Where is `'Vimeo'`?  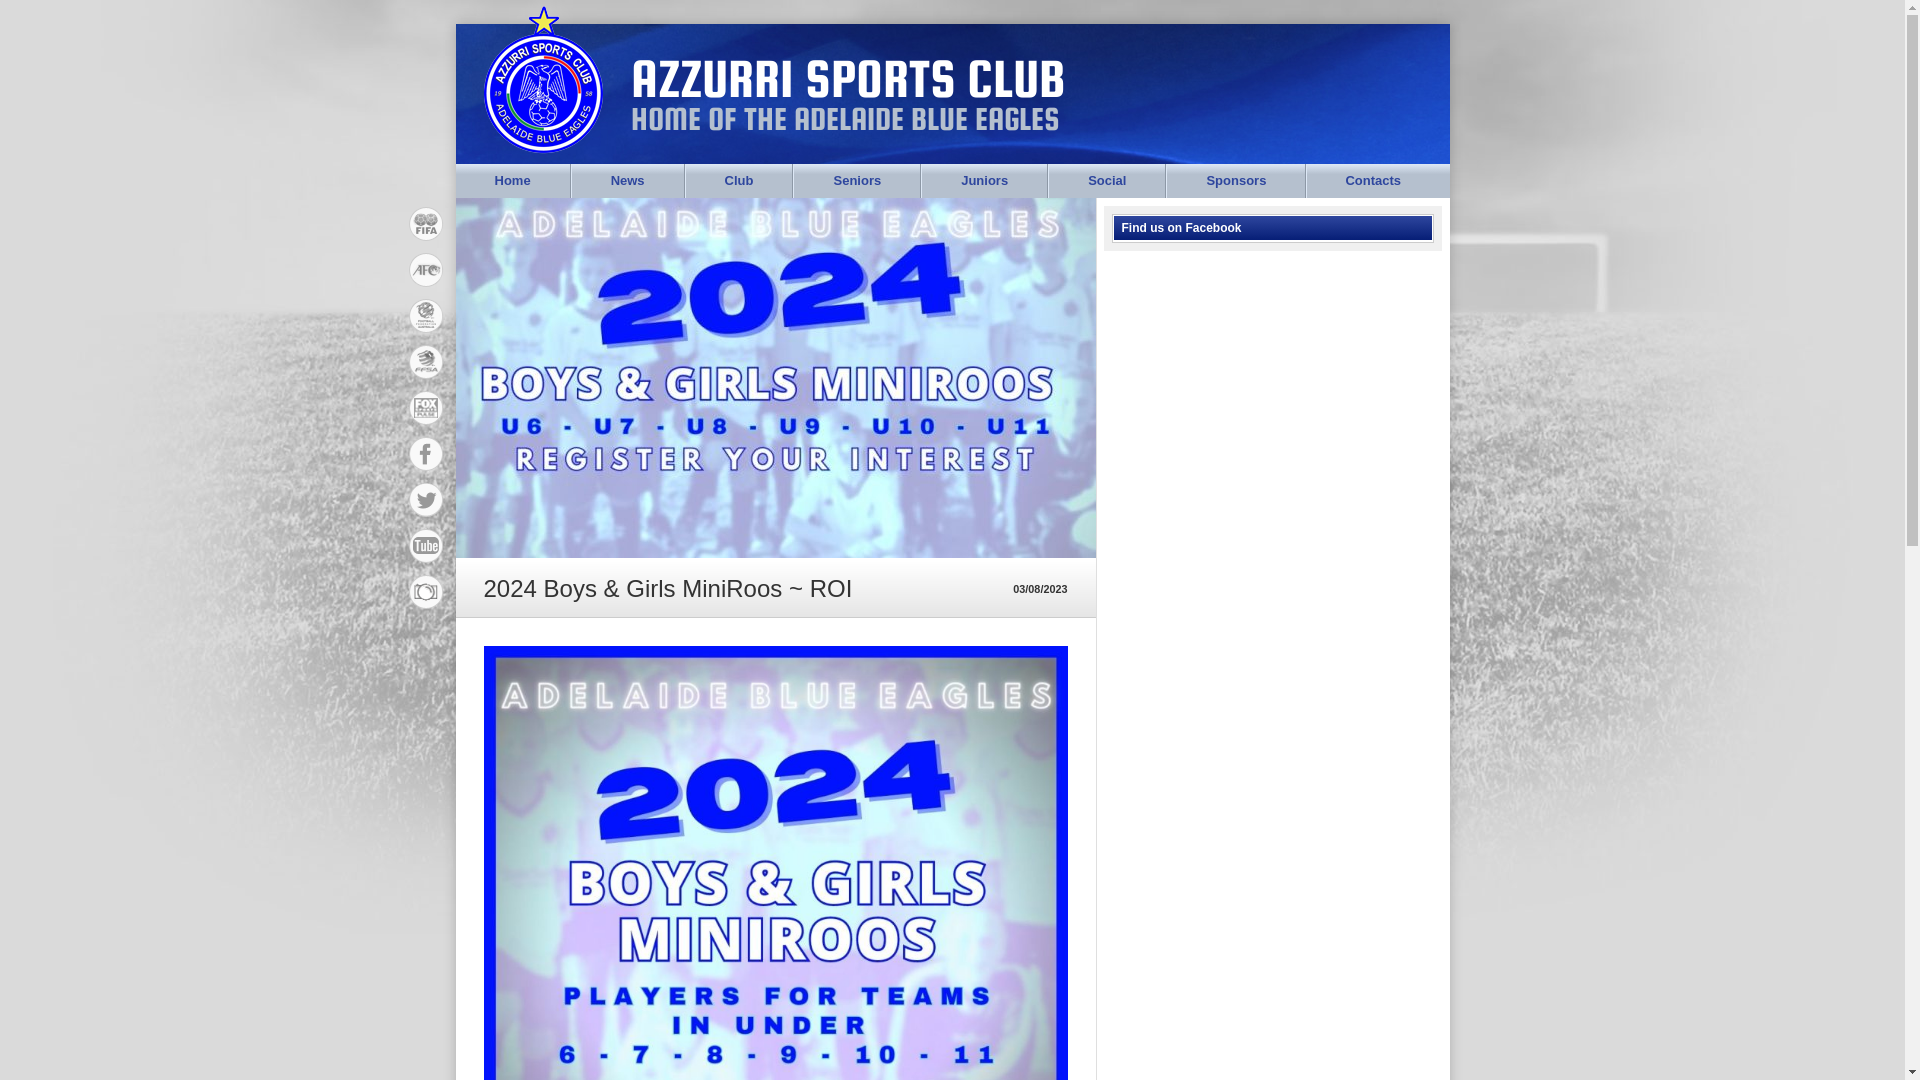 'Vimeo' is located at coordinates (425, 546).